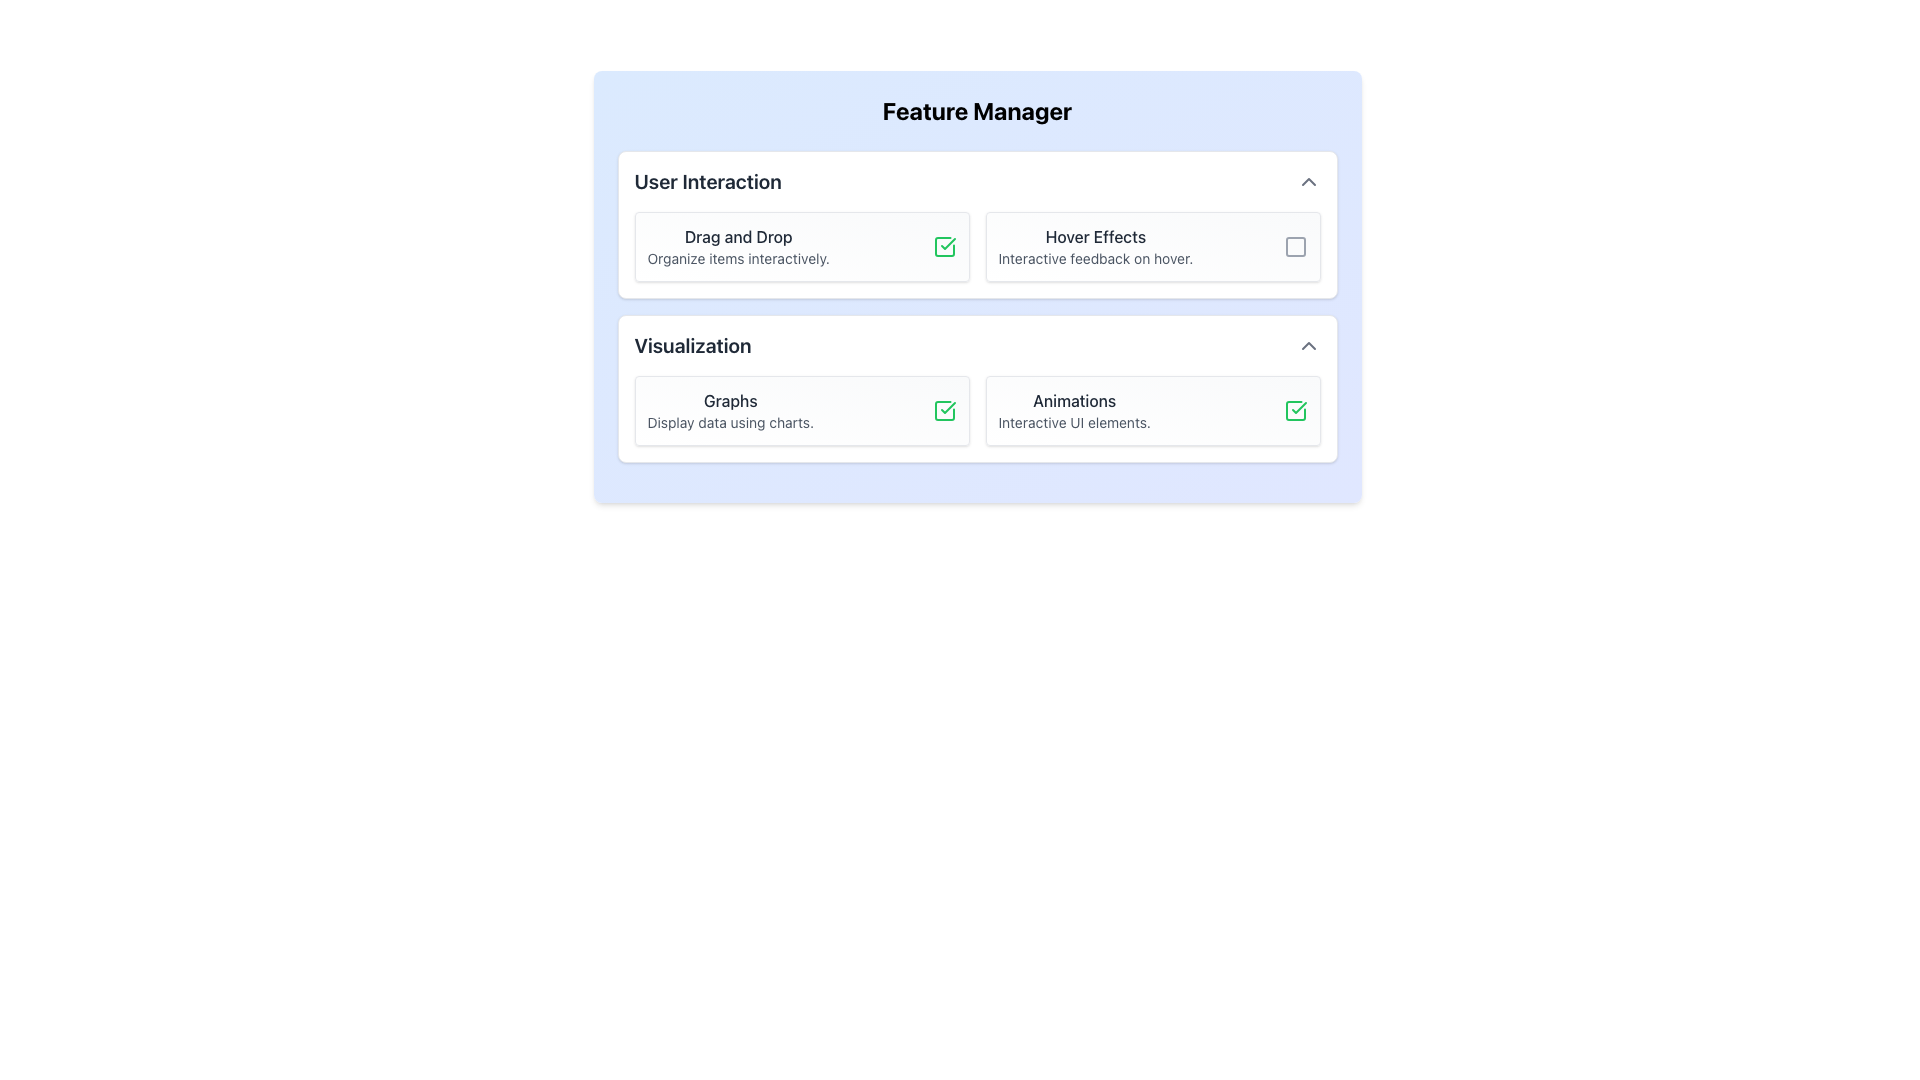  Describe the element at coordinates (977, 245) in the screenshot. I see `the checkbox in the right section of the Feature selector grid row` at that location.